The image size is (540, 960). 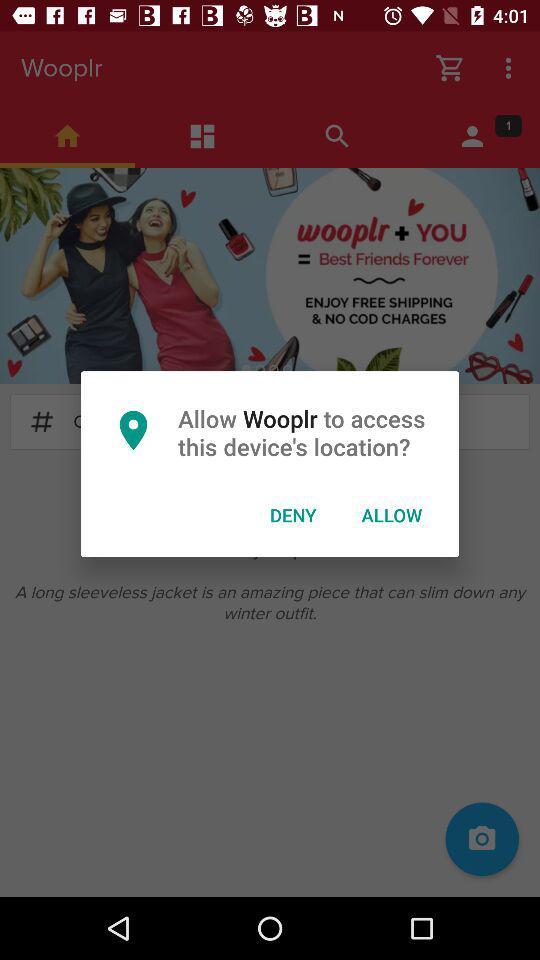 I want to click on the photo icon, so click(x=481, y=839).